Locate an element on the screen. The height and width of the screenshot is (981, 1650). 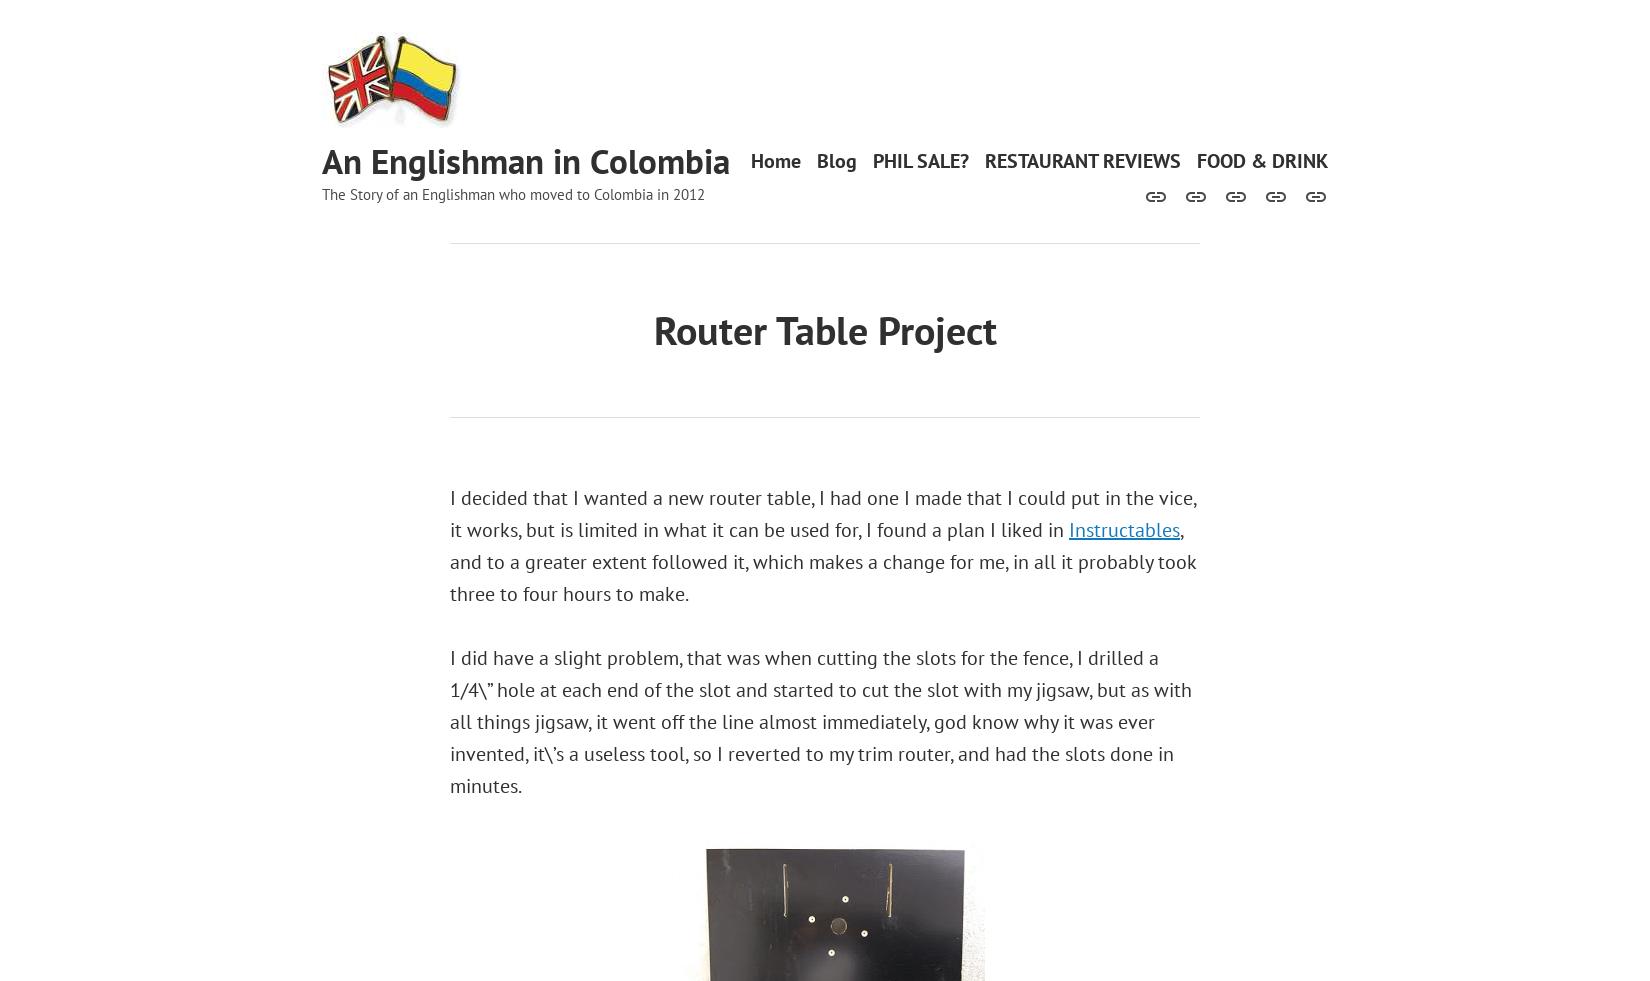
'PHIL SALE?' is located at coordinates (873, 159).